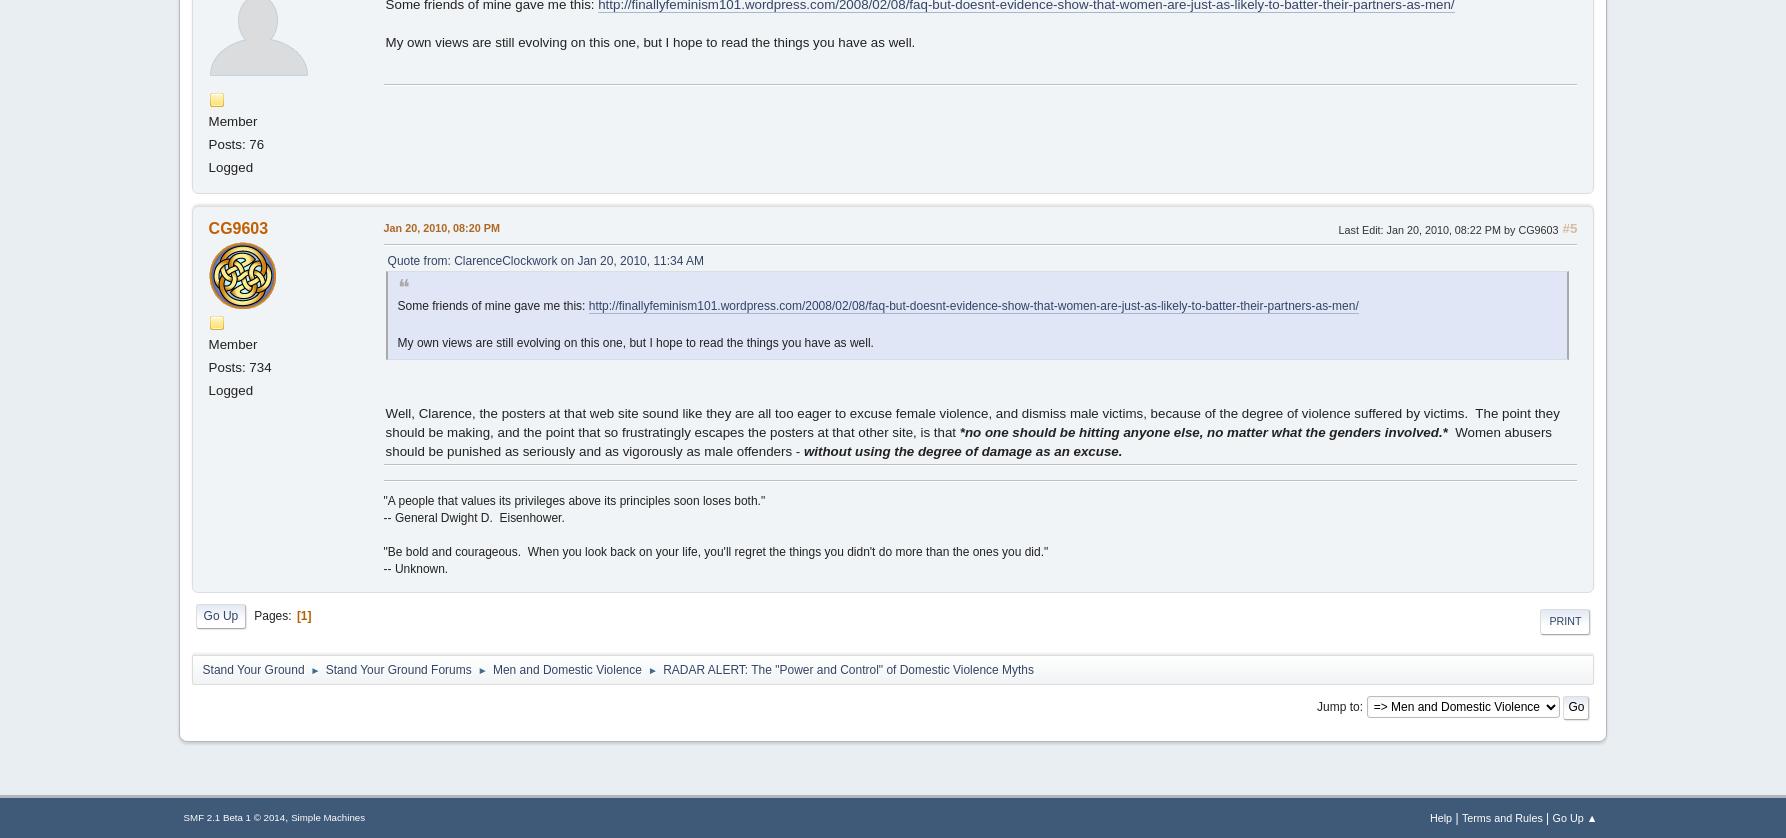  I want to click on 'Stand Your Ground Forums', so click(397, 667).